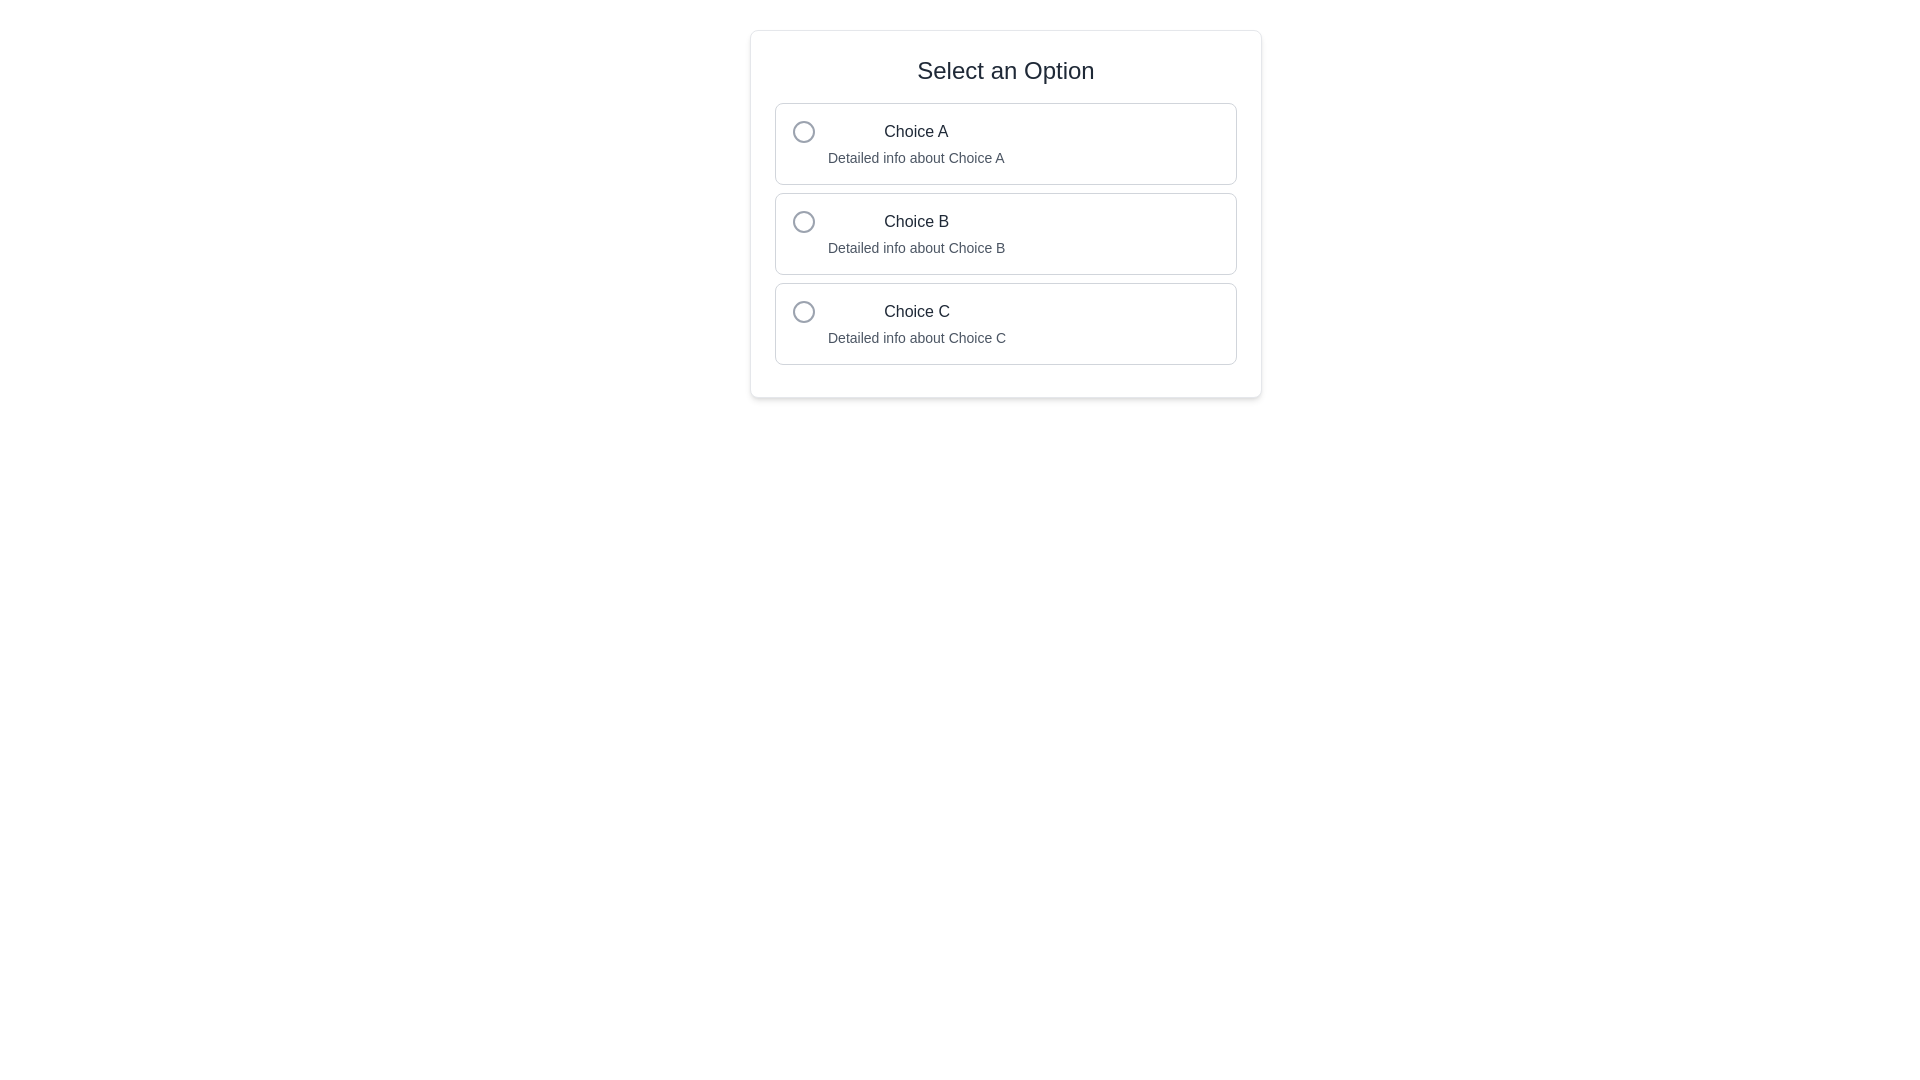 The width and height of the screenshot is (1920, 1080). Describe the element at coordinates (804, 131) in the screenshot. I see `the outlined circle representing the radio button for 'Choice A'` at that location.